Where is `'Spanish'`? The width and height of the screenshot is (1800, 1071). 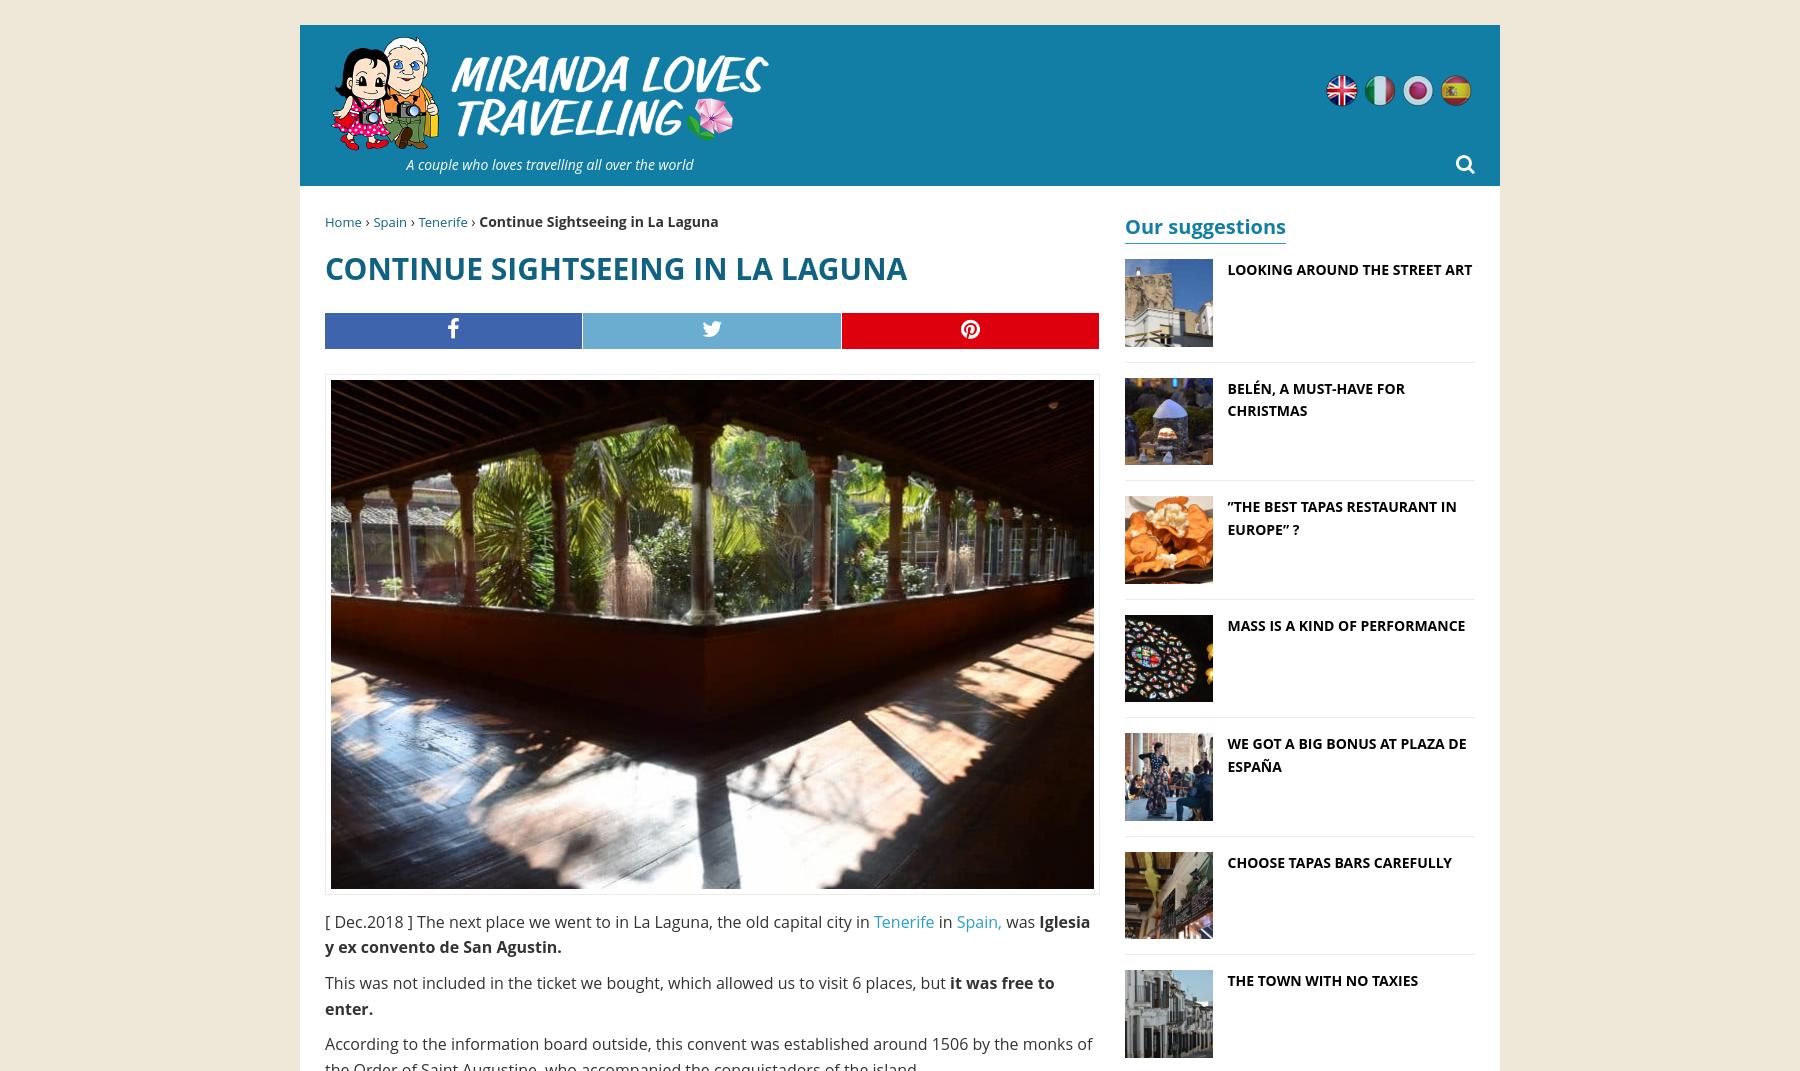 'Spanish' is located at coordinates (1472, 86).